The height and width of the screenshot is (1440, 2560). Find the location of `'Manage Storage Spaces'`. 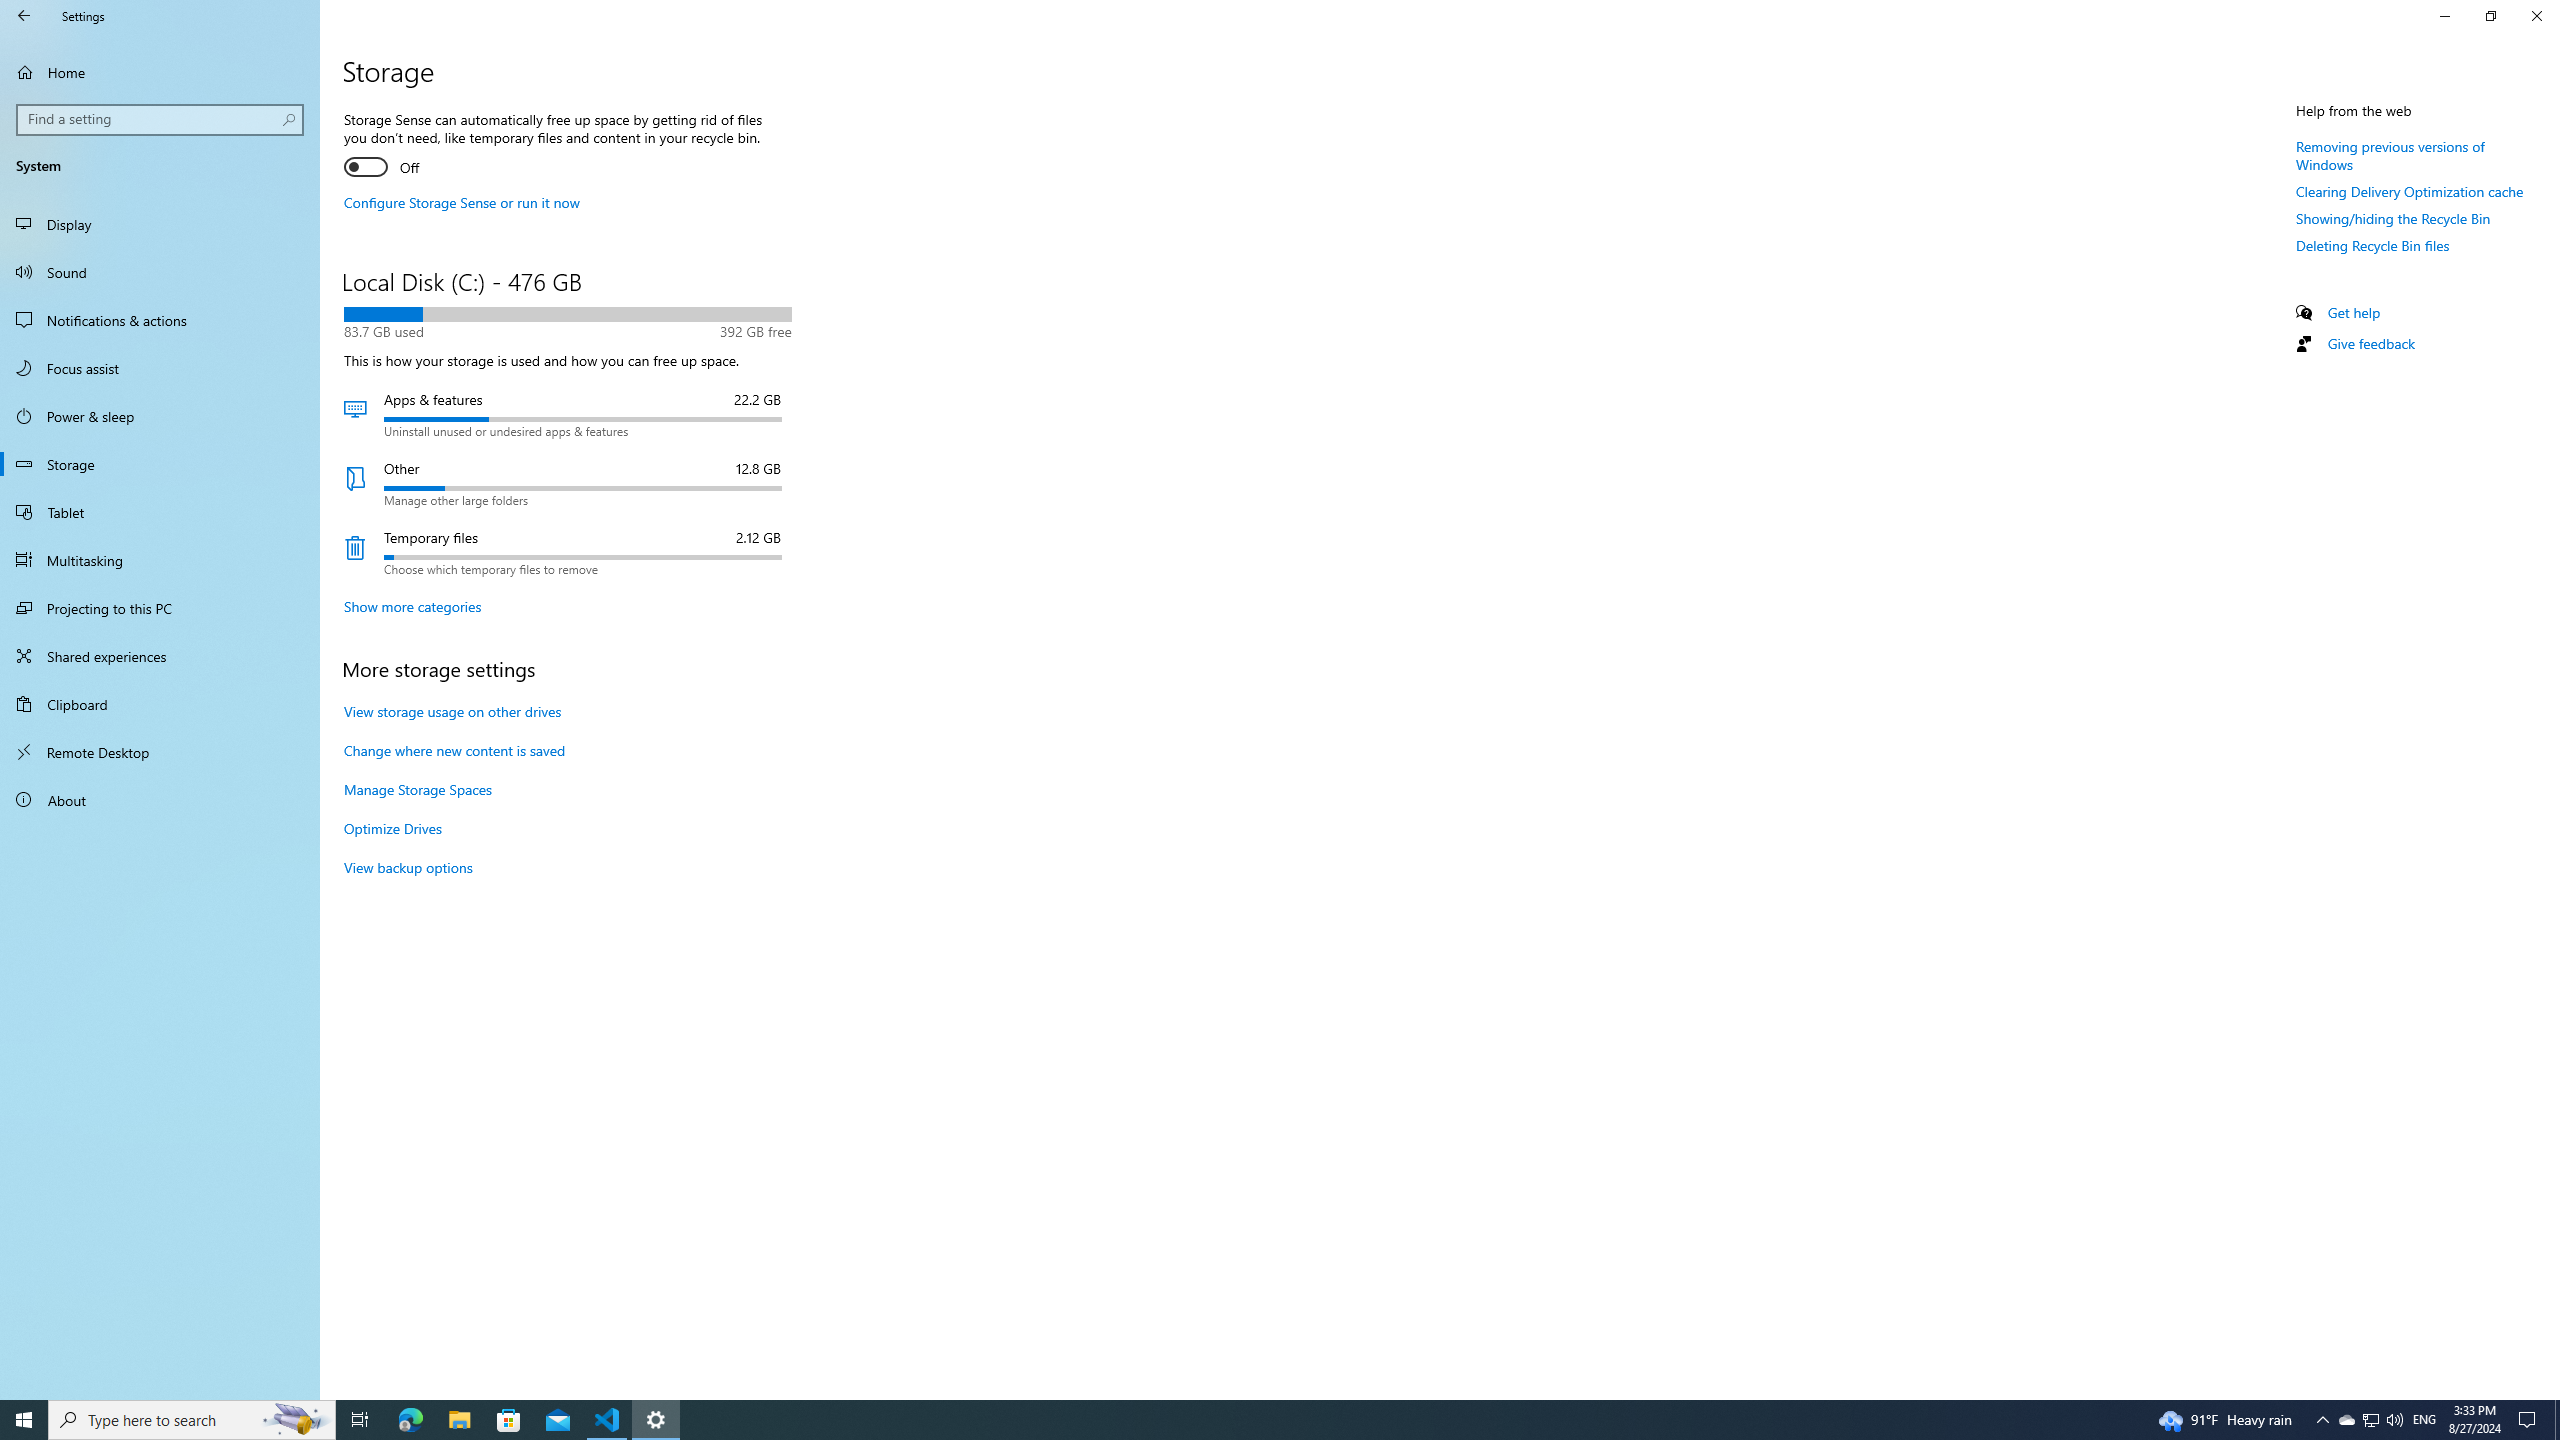

'Manage Storage Spaces' is located at coordinates (416, 788).